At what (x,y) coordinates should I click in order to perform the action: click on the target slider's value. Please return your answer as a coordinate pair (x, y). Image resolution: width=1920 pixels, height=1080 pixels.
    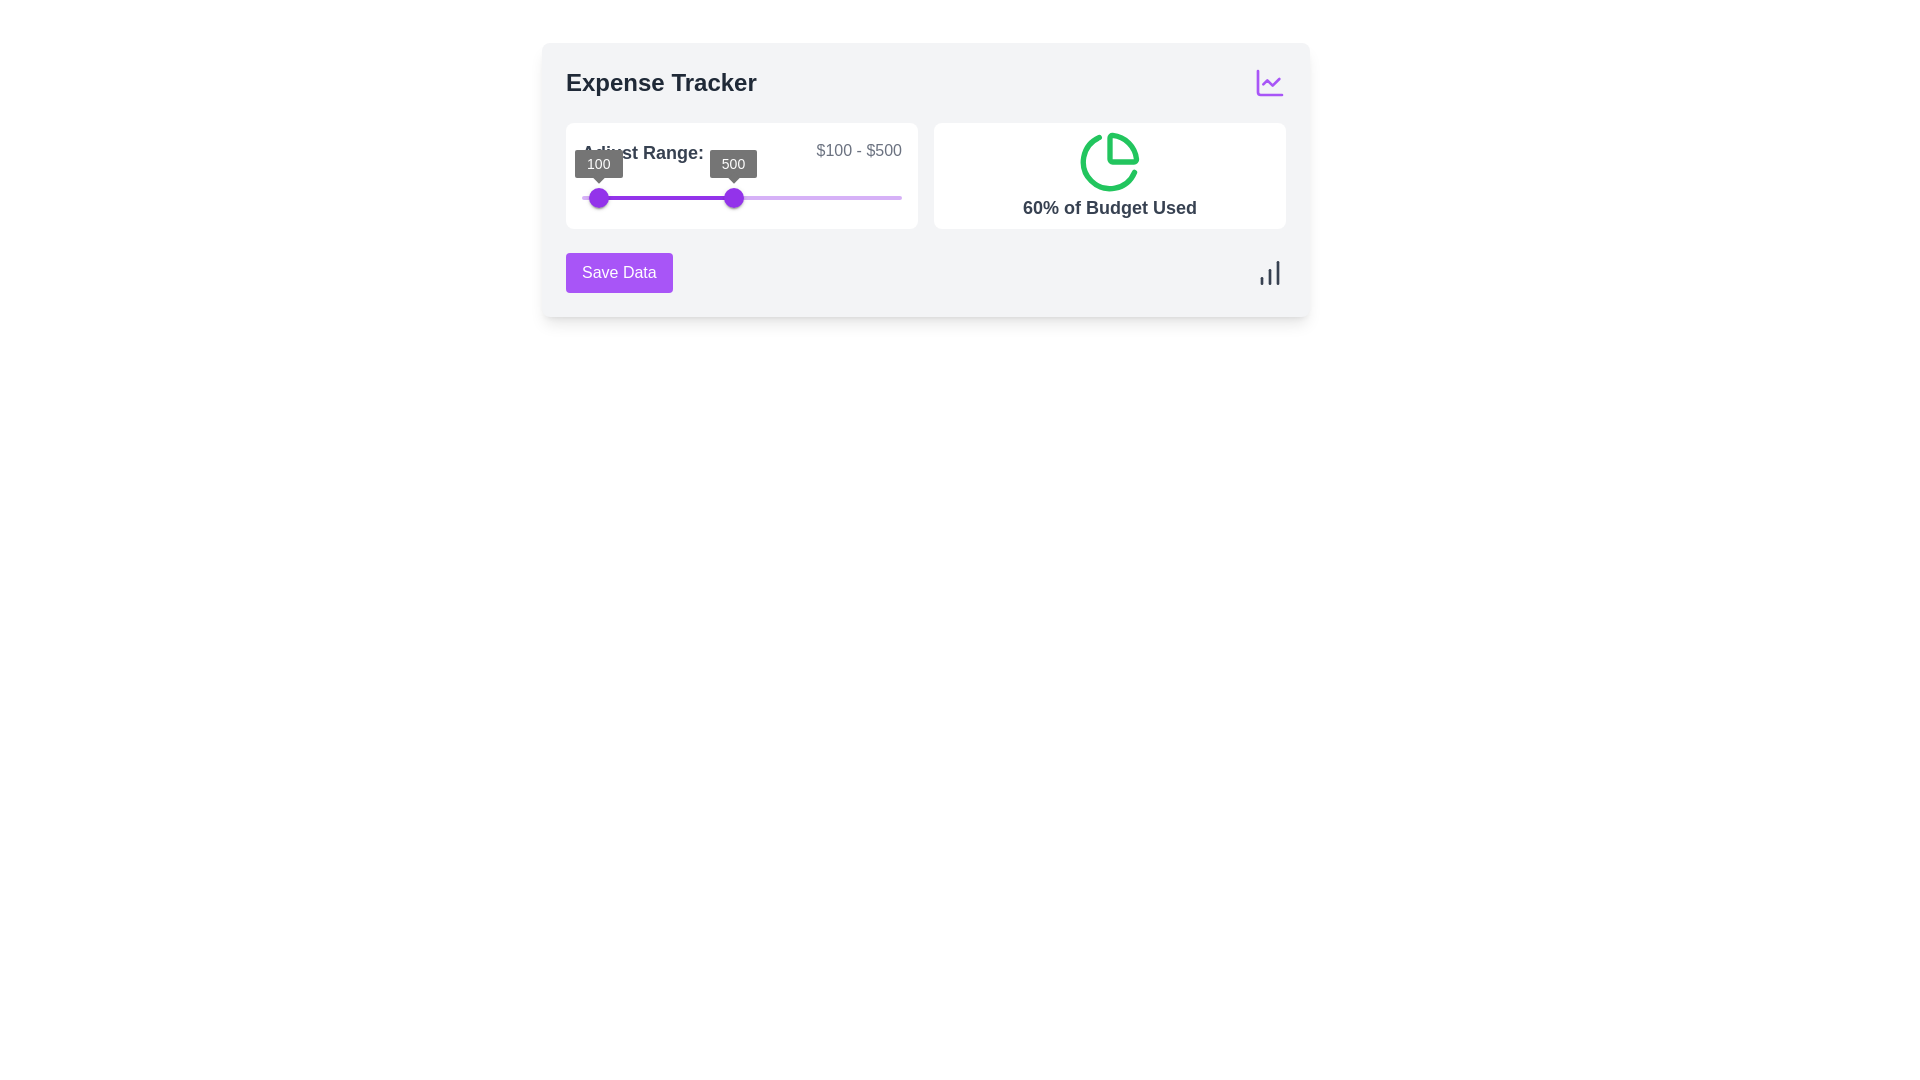
    Looking at the image, I should click on (685, 200).